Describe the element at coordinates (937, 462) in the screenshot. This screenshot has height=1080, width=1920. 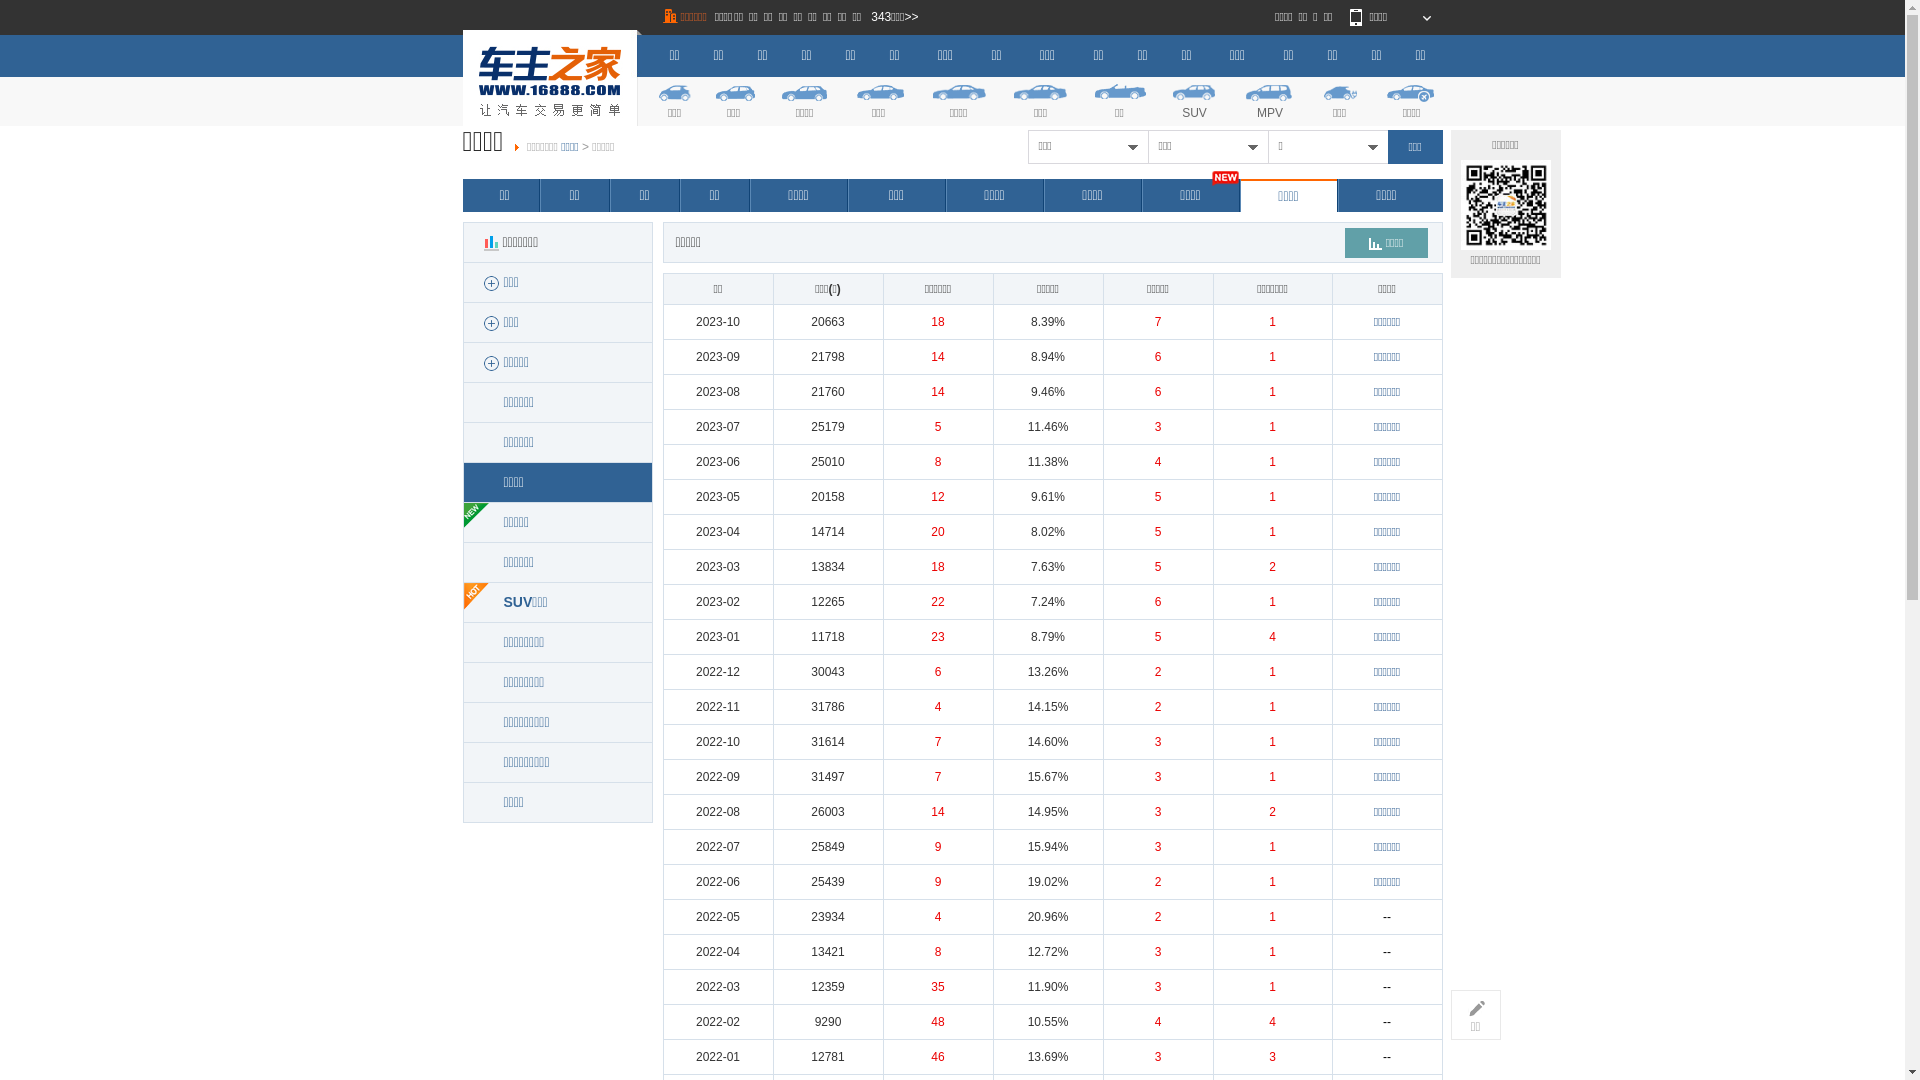
I see `'8'` at that location.